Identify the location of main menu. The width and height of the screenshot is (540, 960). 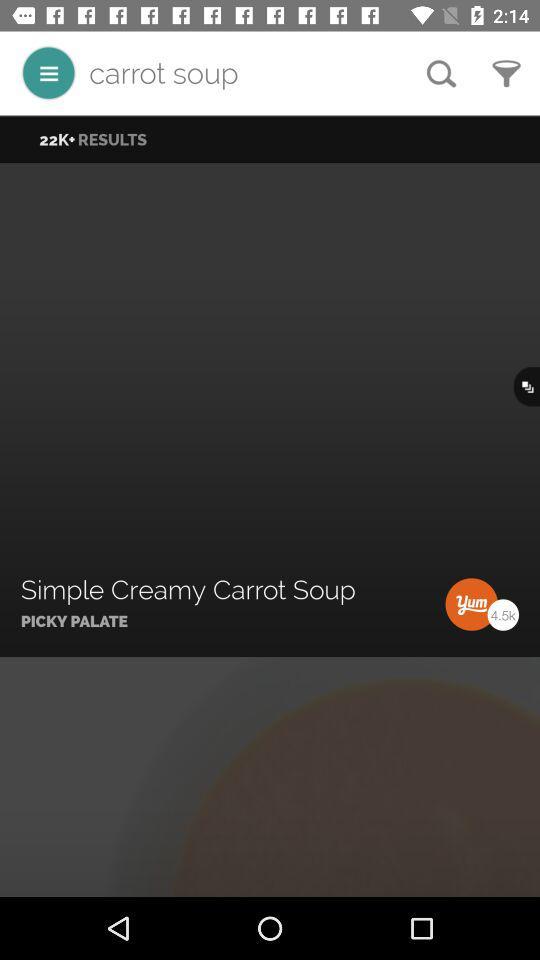
(48, 73).